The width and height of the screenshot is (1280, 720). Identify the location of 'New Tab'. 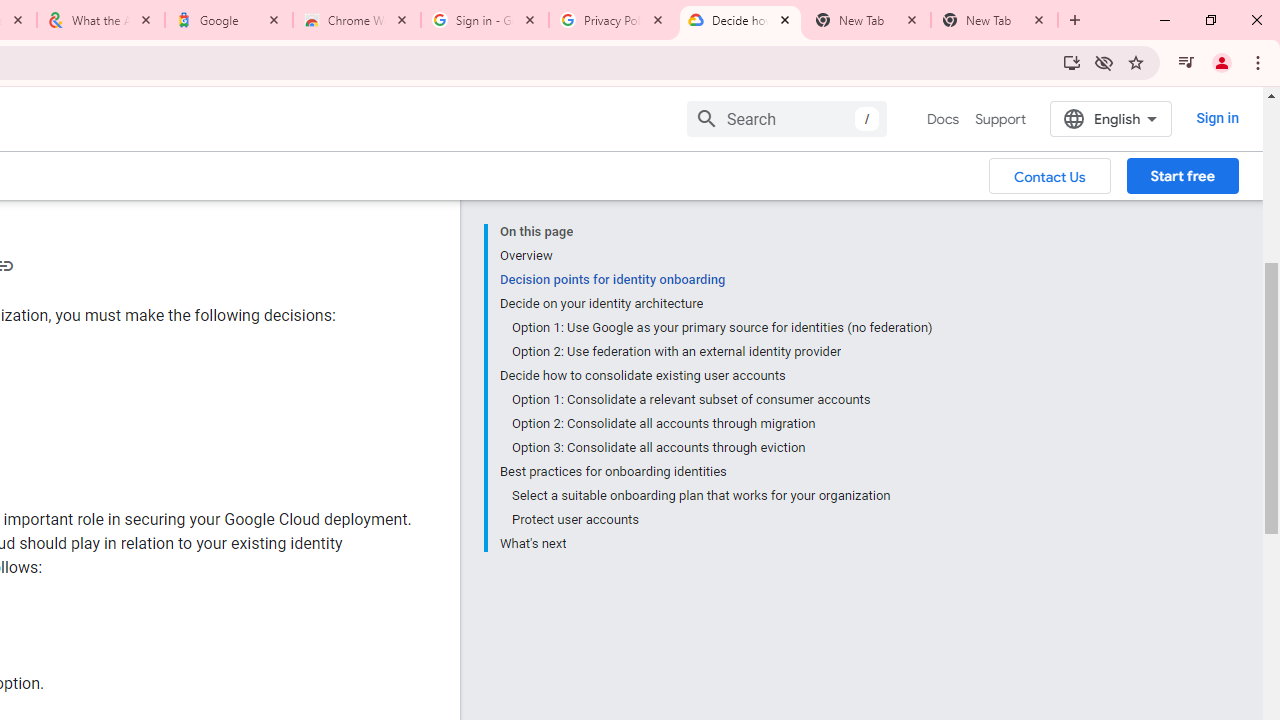
(994, 20).